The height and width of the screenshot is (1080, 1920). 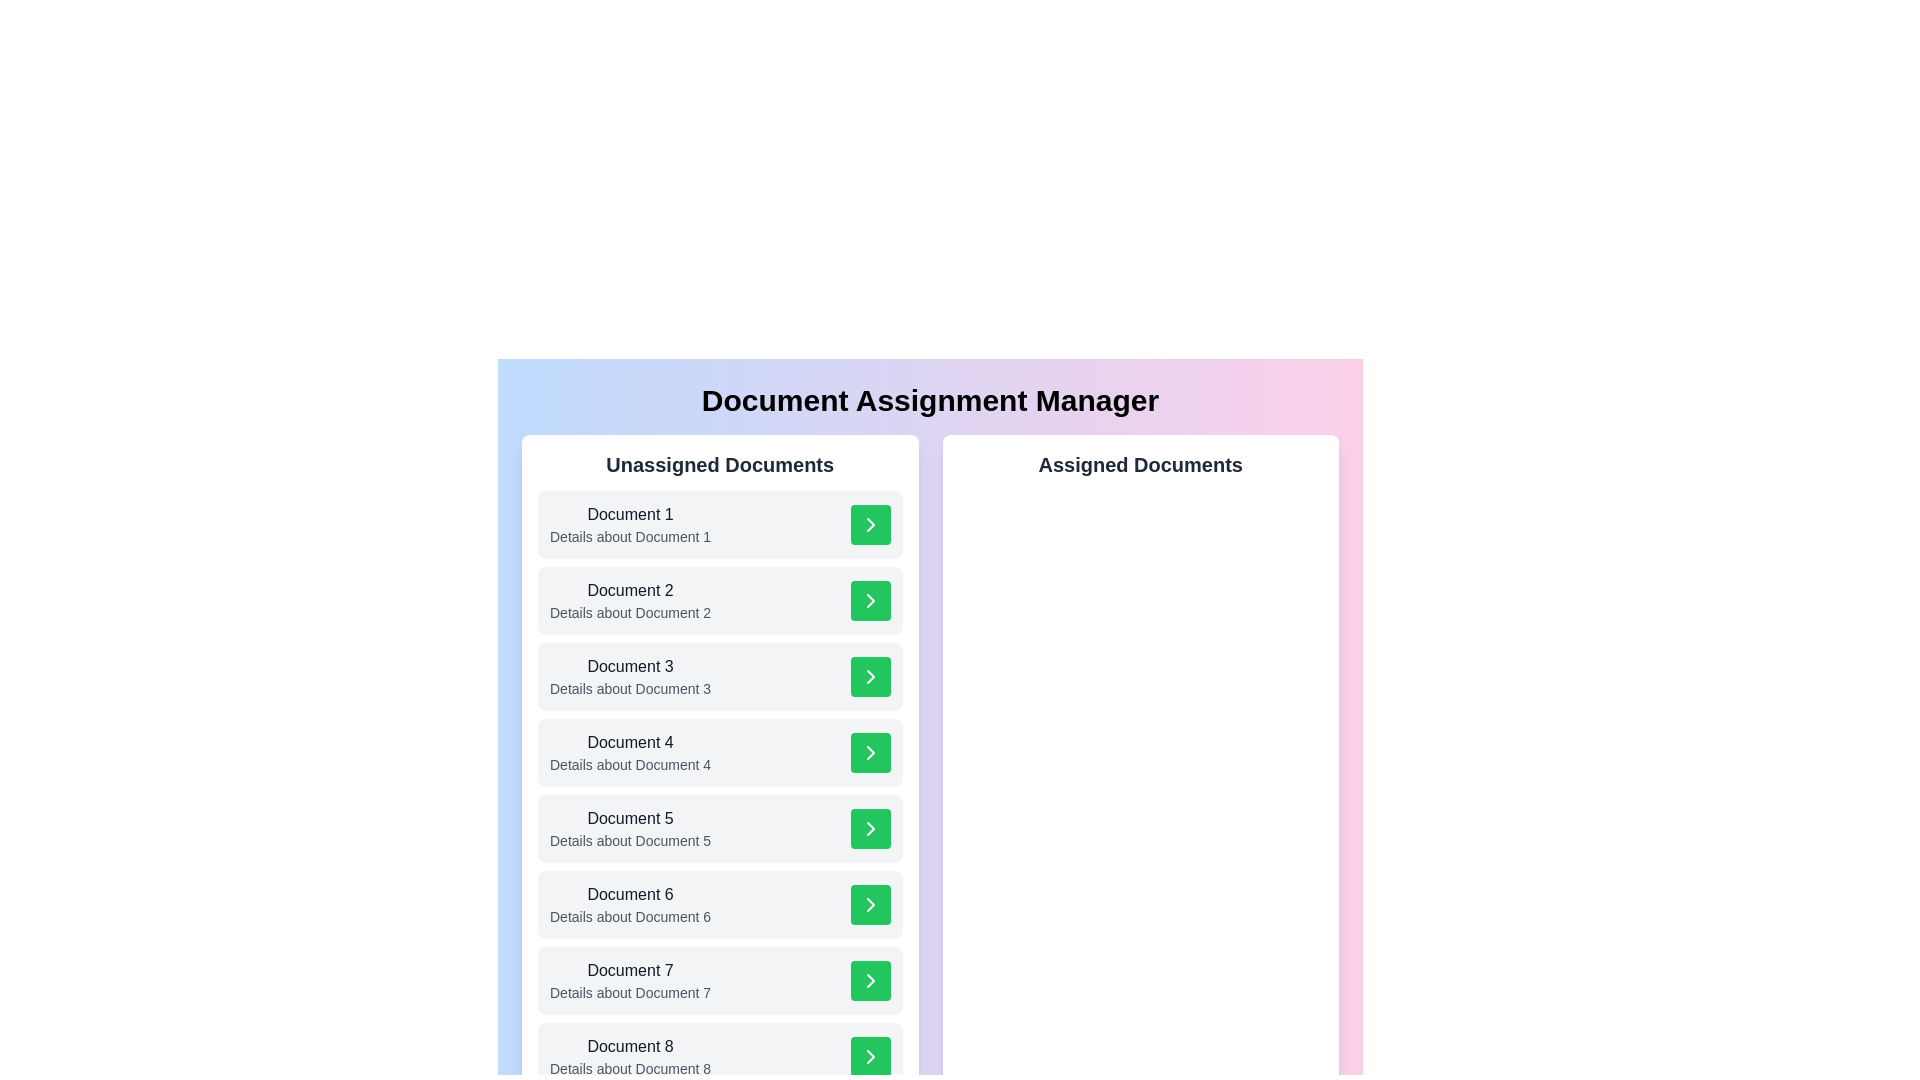 I want to click on text displayed in a smaller-sized, gray-colored font that says 'Details about Document 4', located underneath the bold and black-colored text 'Document 4' in the fourth item of the vertical list labeled 'Unassigned Documents', so click(x=629, y=764).